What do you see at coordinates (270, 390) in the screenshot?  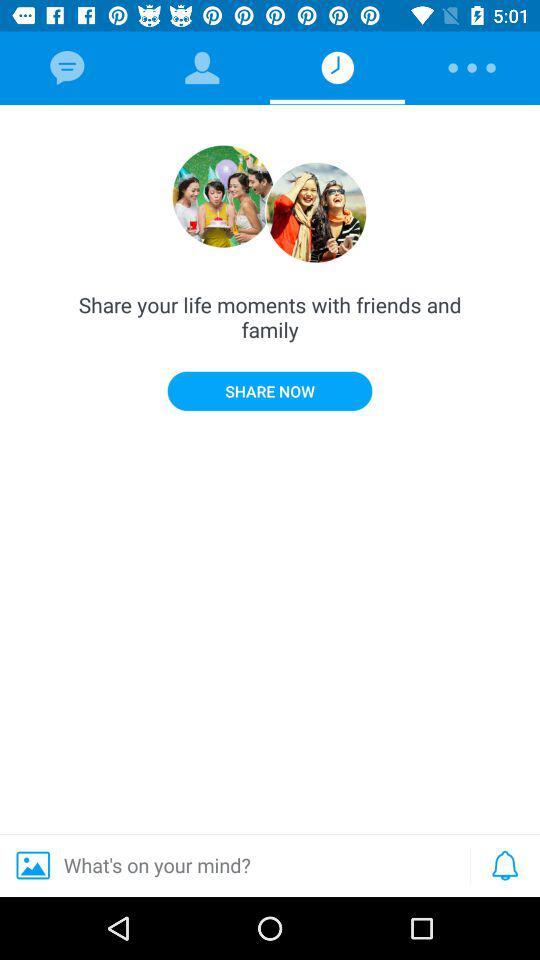 I see `icon below the share your life icon` at bounding box center [270, 390].